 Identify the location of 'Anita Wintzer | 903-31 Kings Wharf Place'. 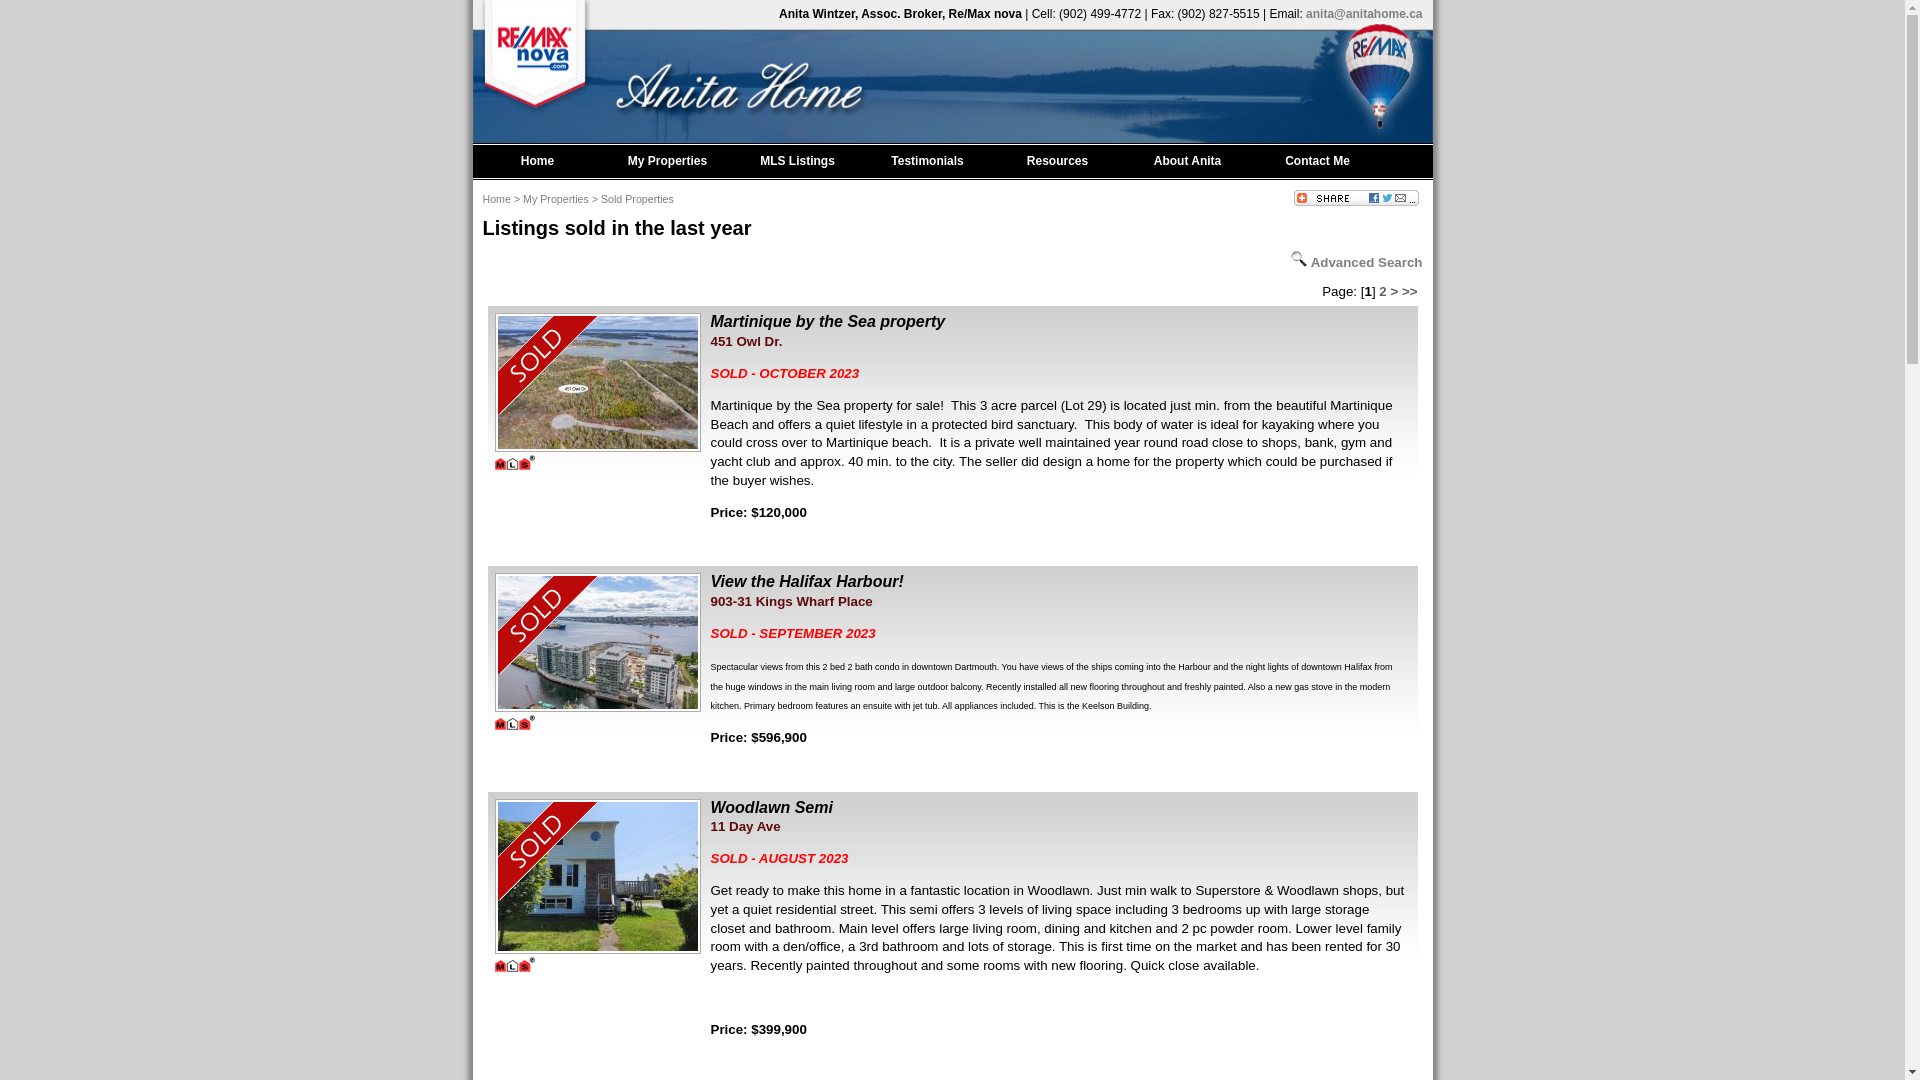
(595, 642).